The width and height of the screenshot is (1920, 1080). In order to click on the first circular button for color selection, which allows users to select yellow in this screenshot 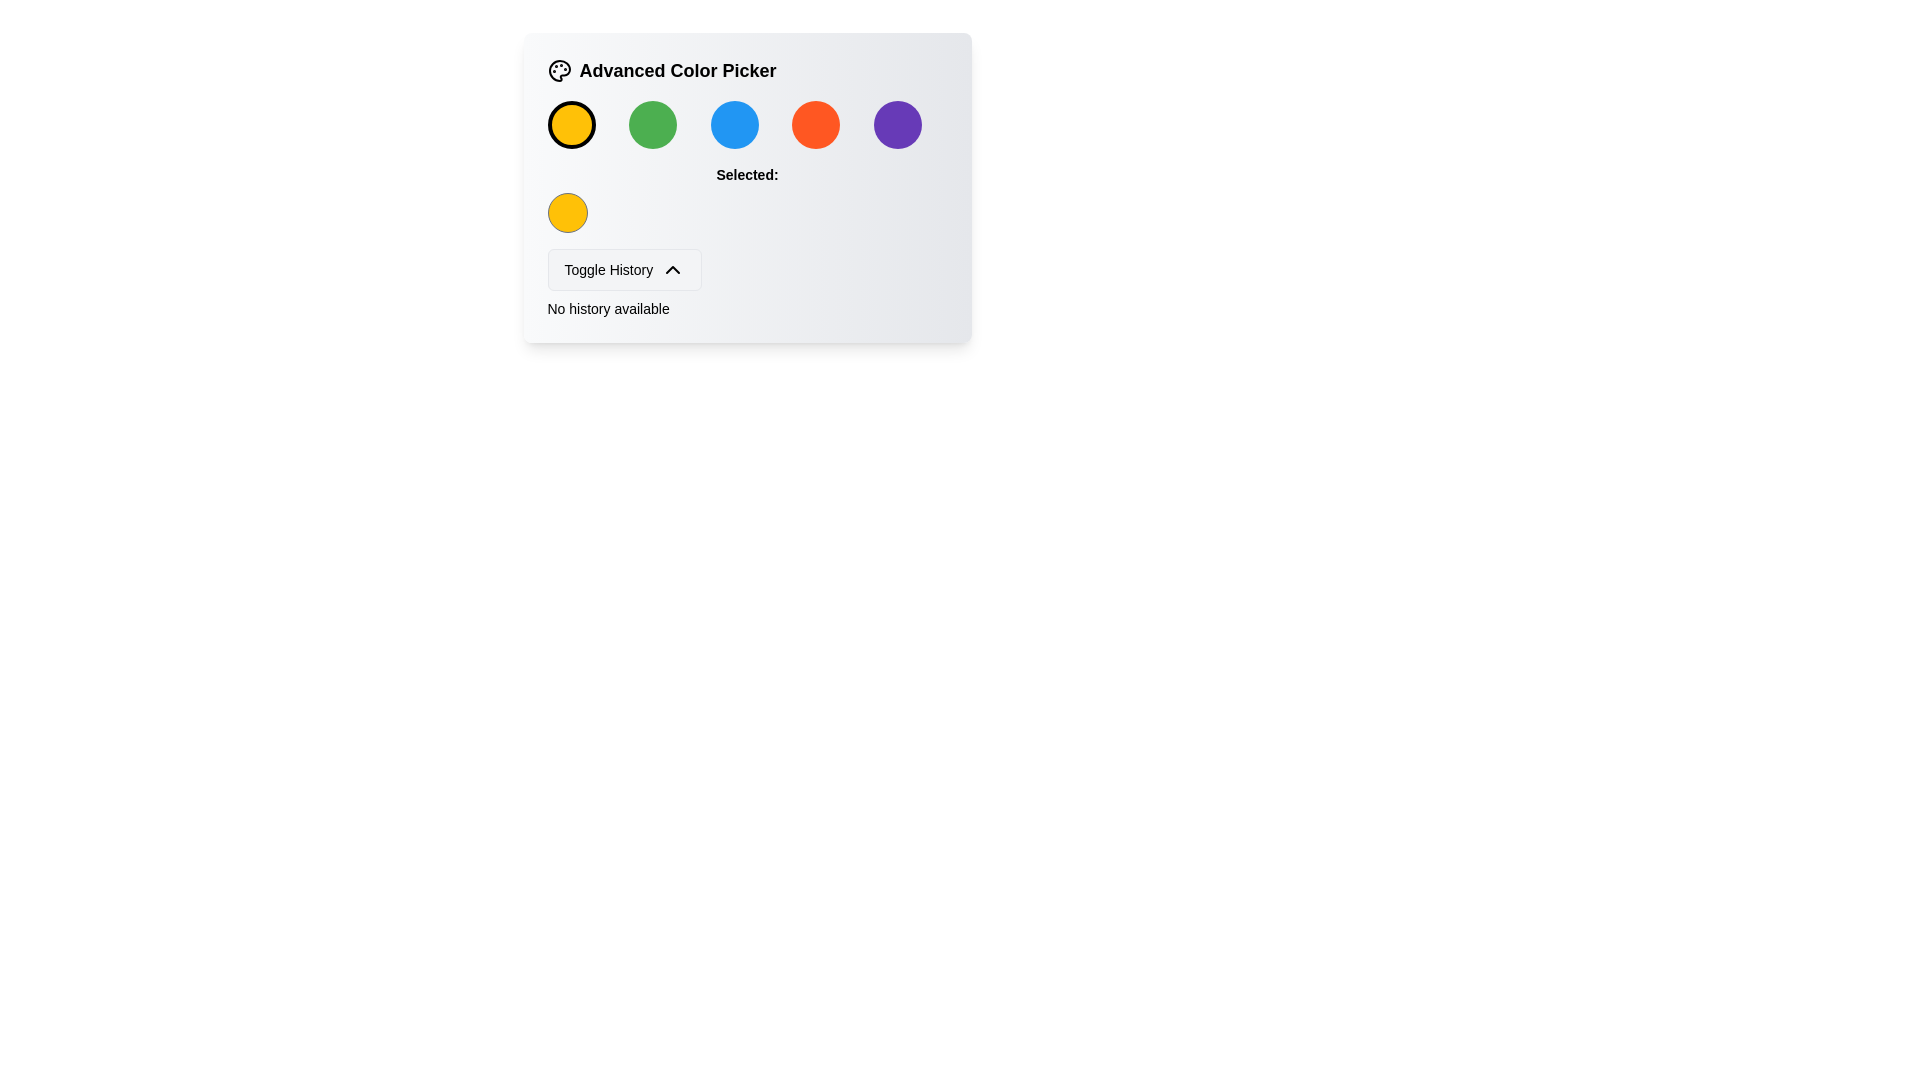, I will do `click(570, 124)`.